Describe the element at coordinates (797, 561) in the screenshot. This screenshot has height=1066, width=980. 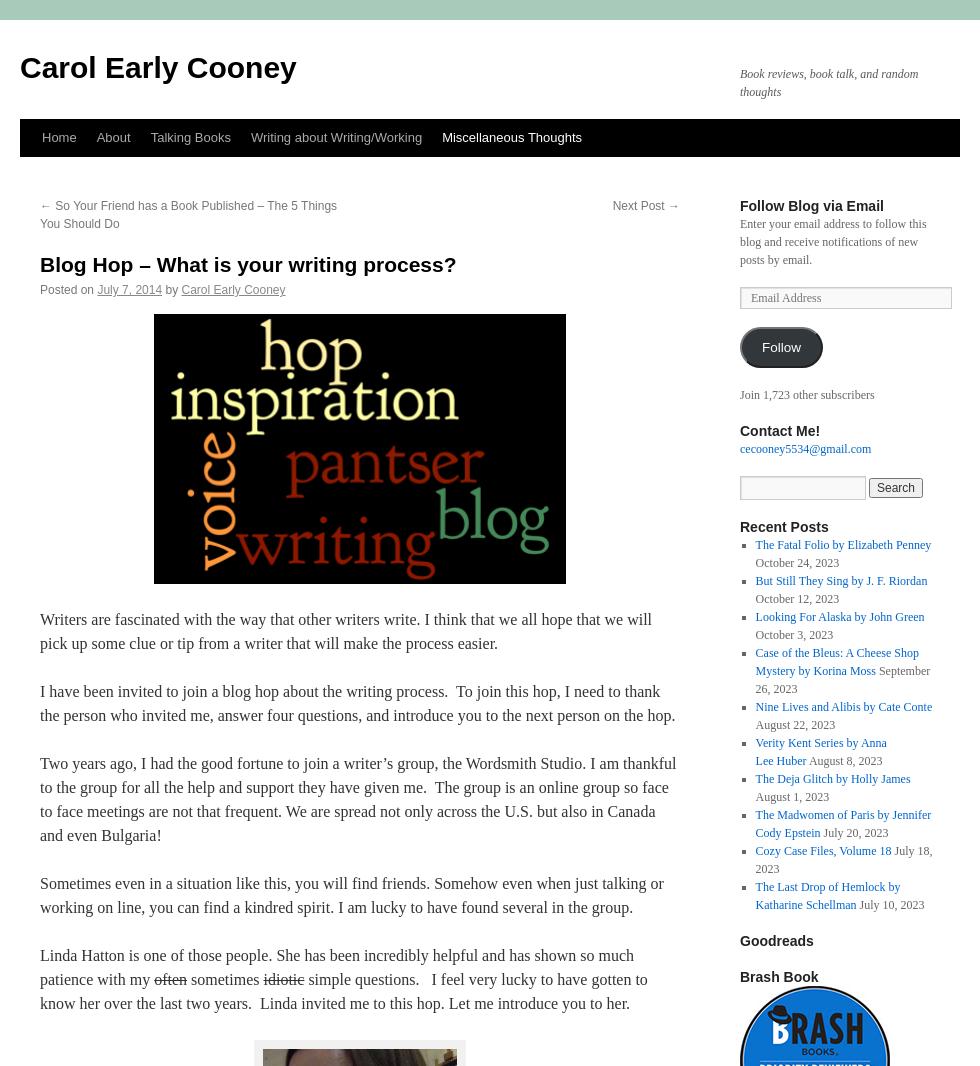
I see `'October 24, 2023'` at that location.